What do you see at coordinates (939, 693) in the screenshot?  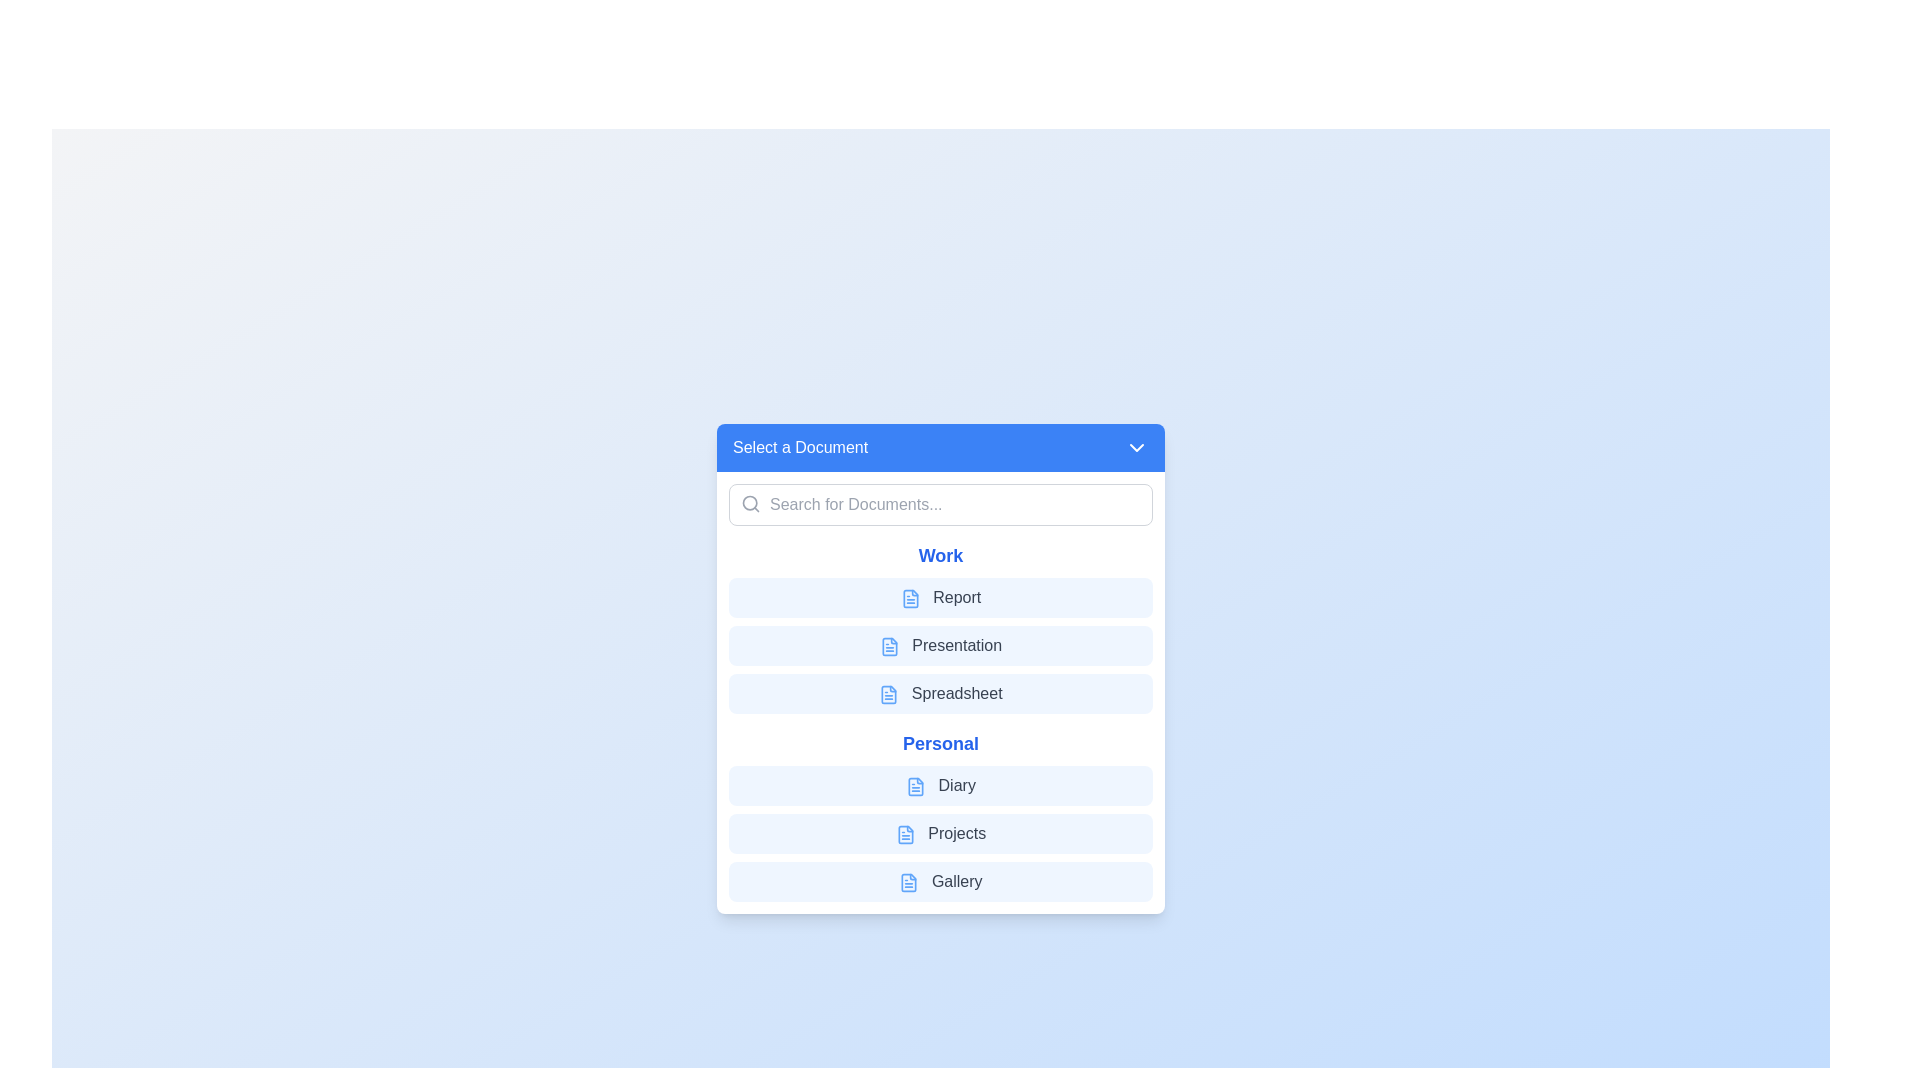 I see `the 'Spreadsheet' button, which is the third item in the 'Work' section of the document selection menu` at bounding box center [939, 693].